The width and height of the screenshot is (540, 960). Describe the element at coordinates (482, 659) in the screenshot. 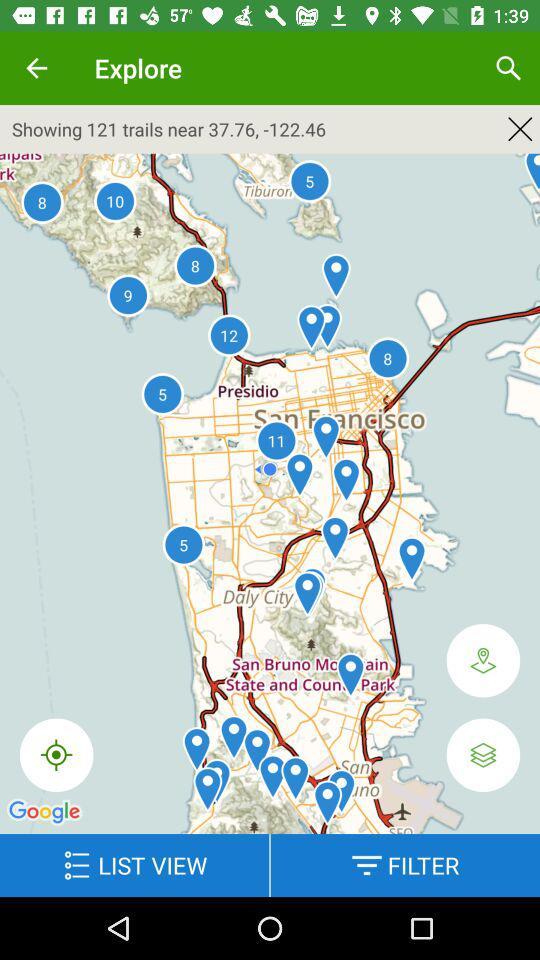

I see `the location icon` at that location.